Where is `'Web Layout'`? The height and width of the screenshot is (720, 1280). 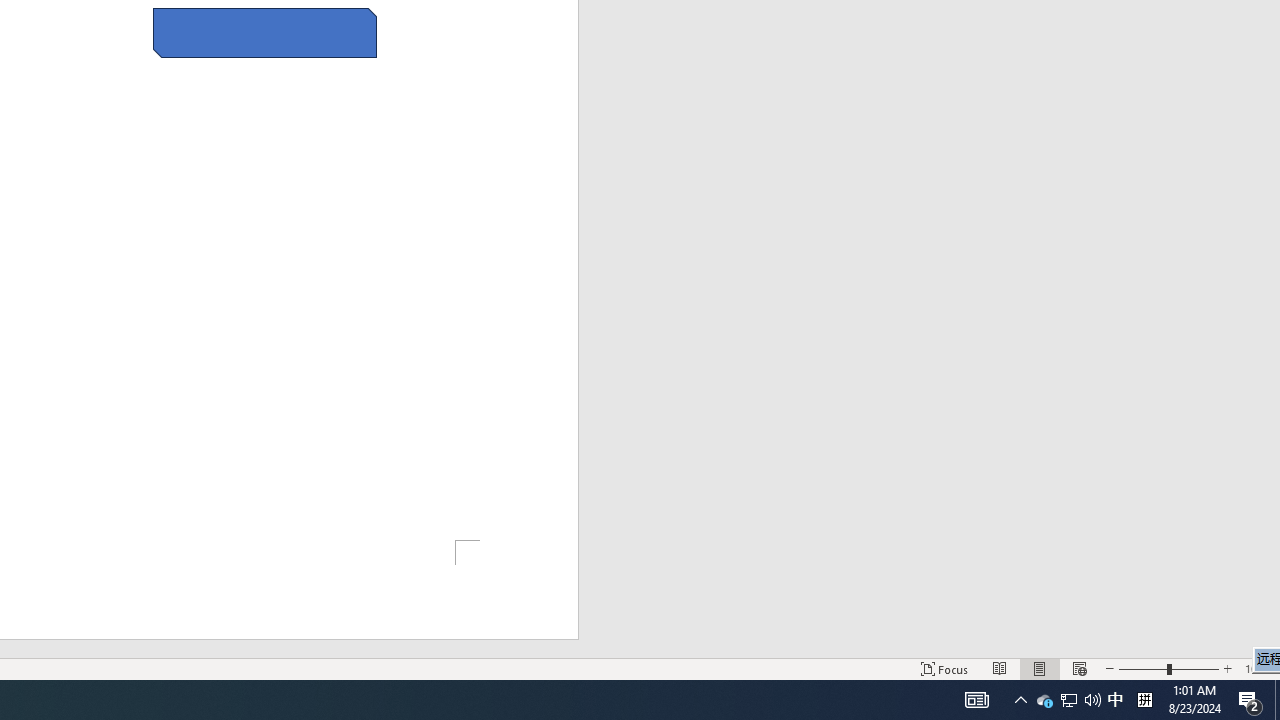 'Web Layout' is located at coordinates (1078, 669).